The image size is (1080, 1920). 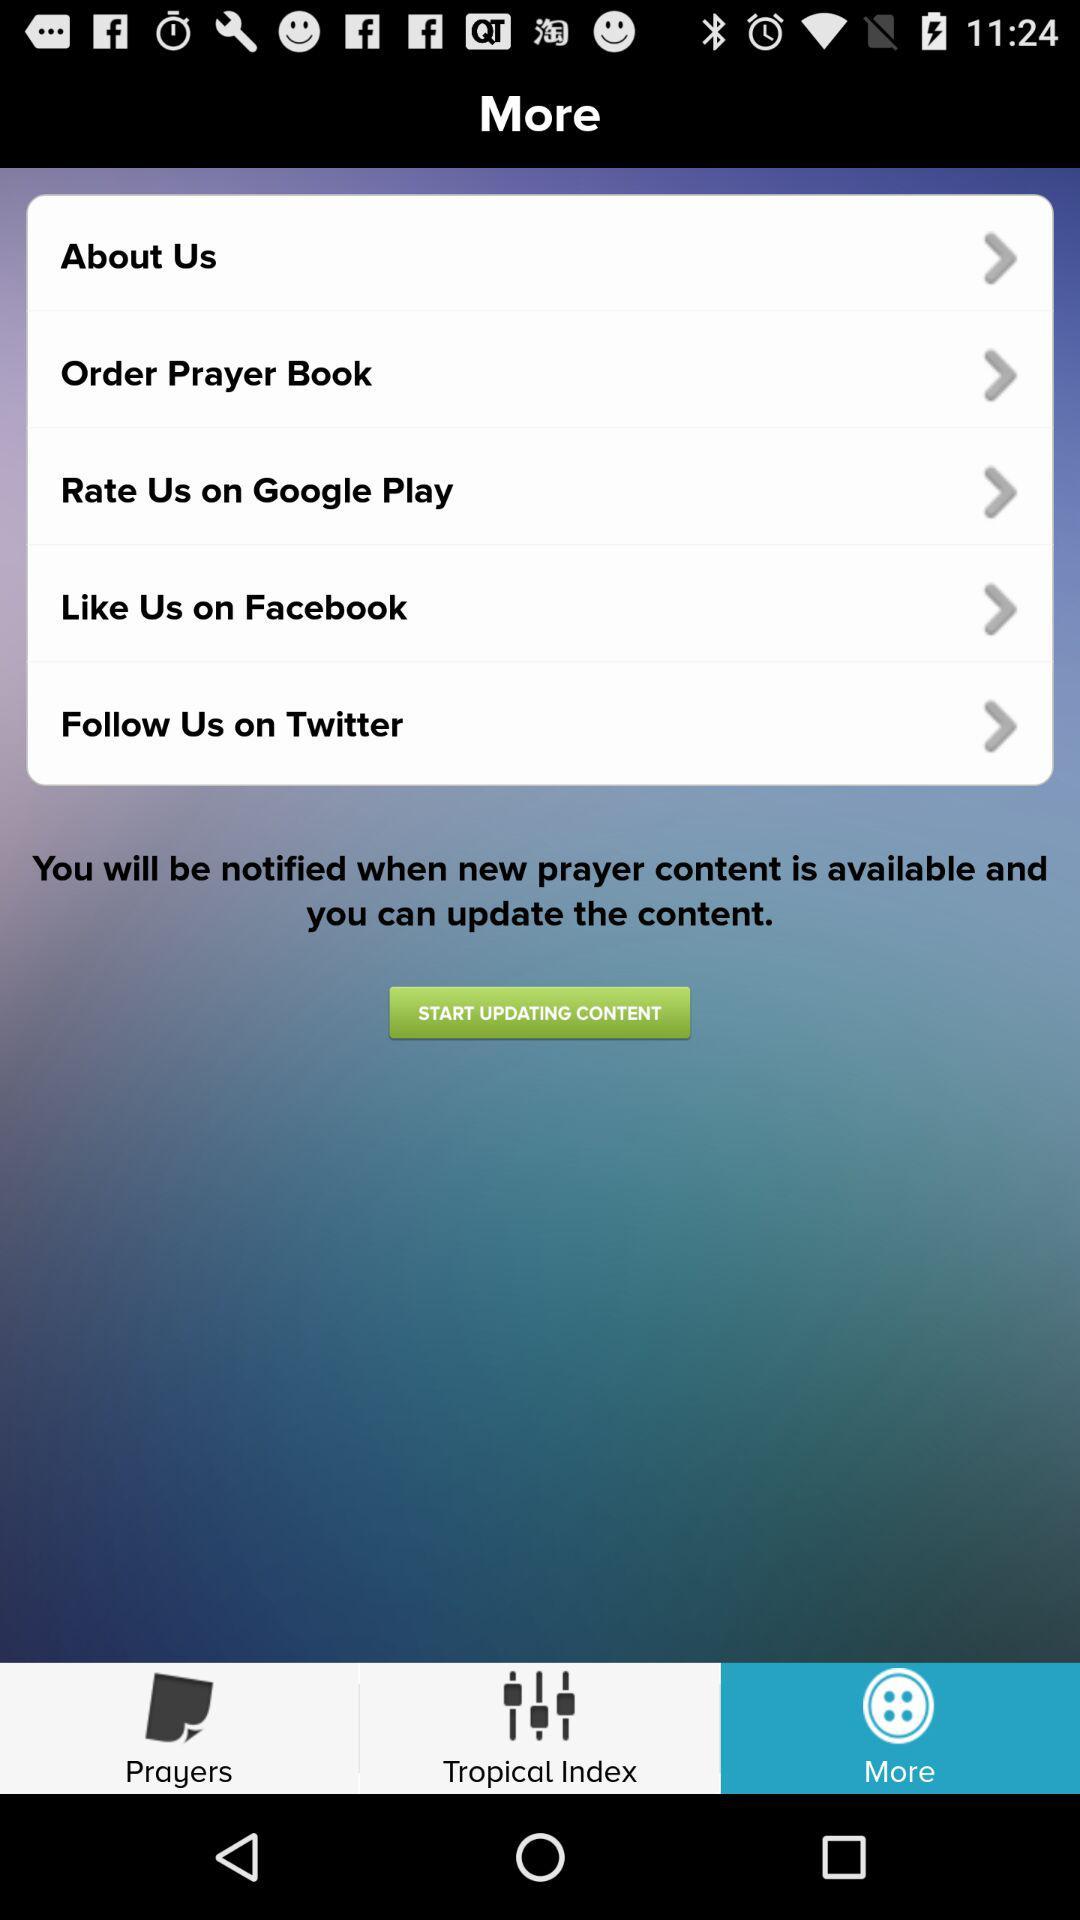 I want to click on second option under more, so click(x=540, y=374).